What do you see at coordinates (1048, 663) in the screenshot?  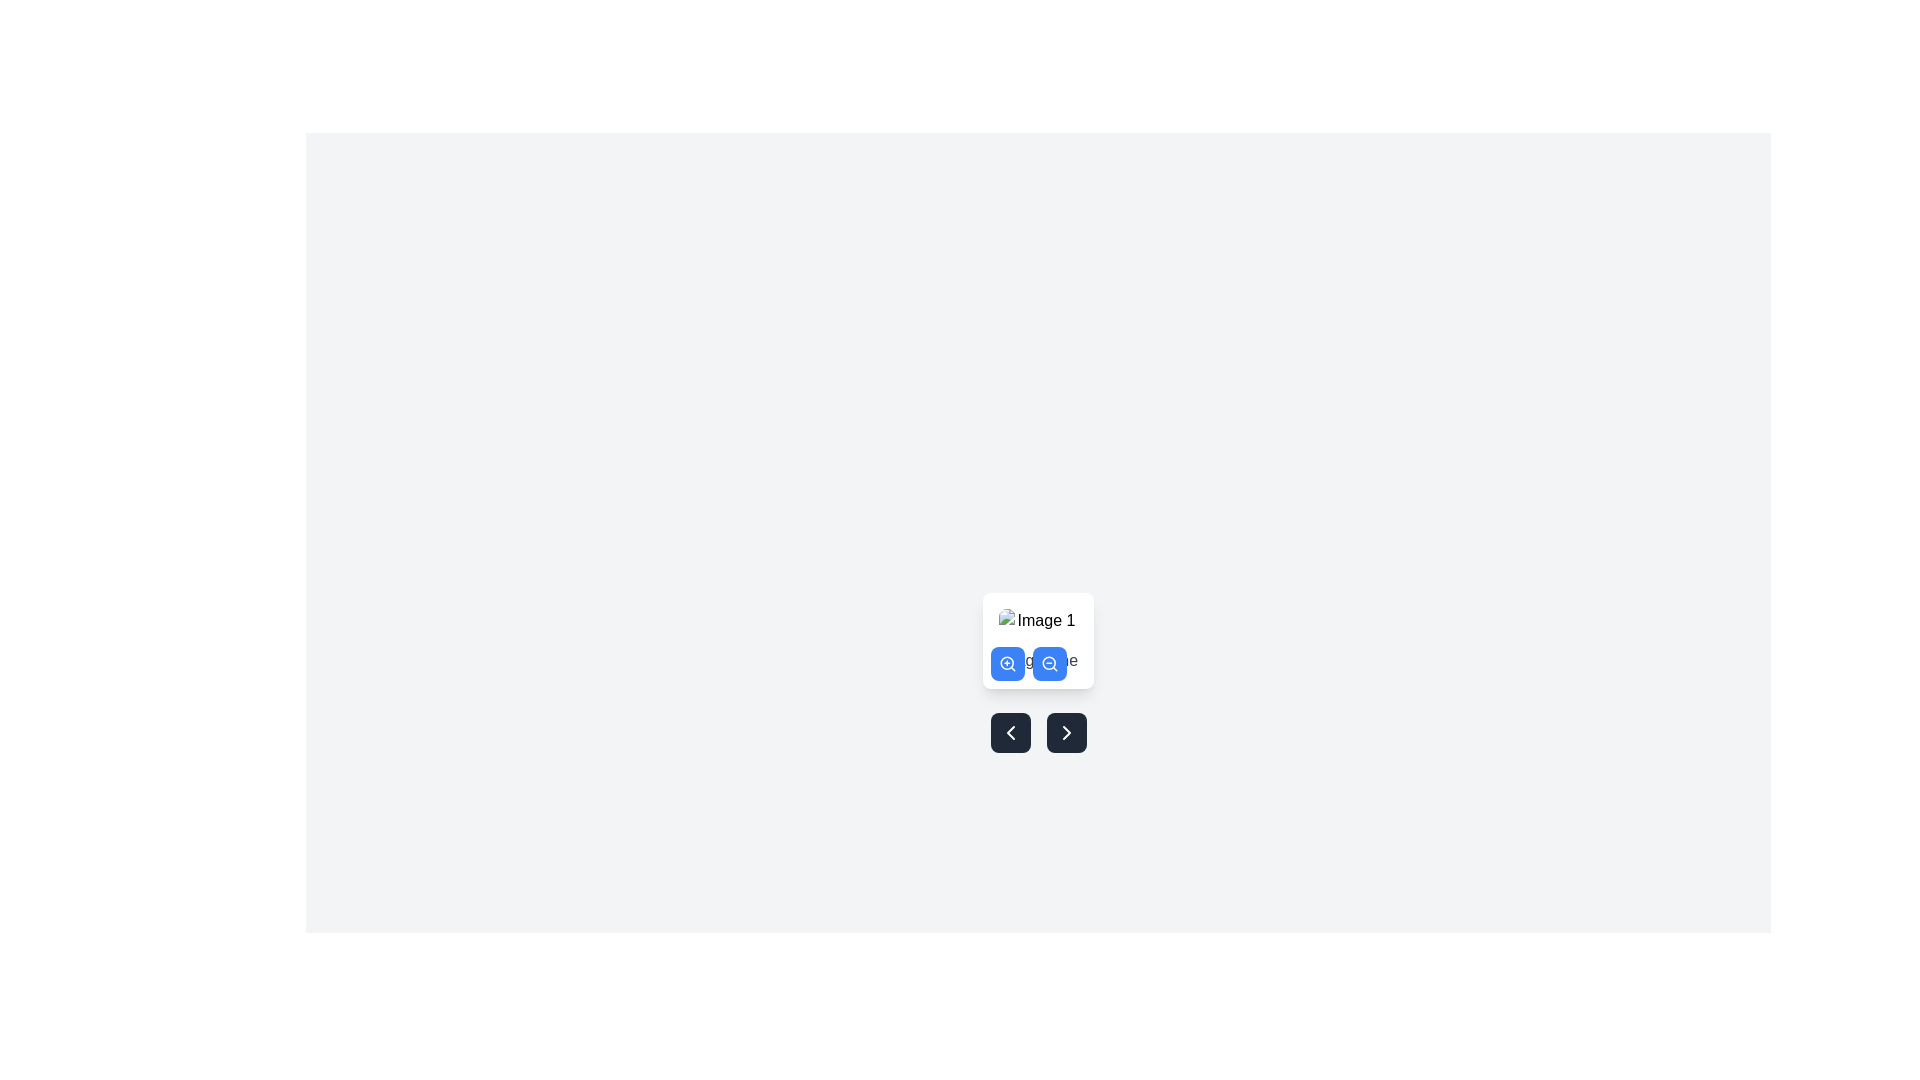 I see `the small, circular blue button with a white magnifying glass icon that represents zoom-out functionality` at bounding box center [1048, 663].